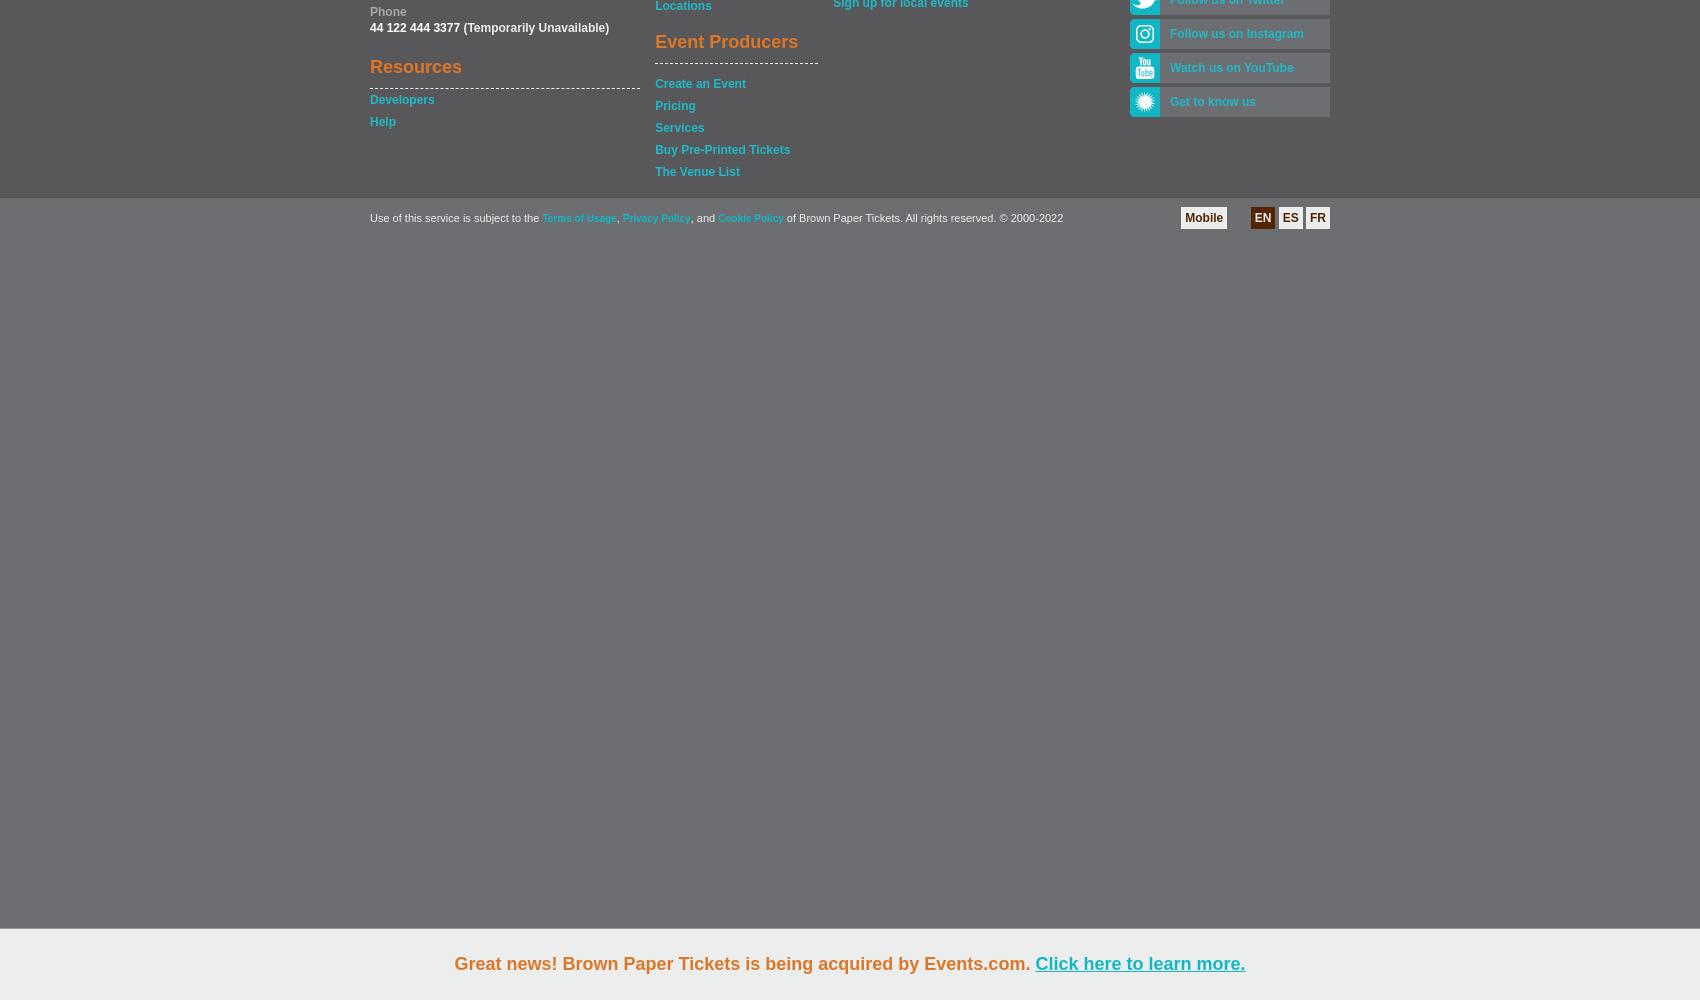 This screenshot has width=1700, height=1000. What do you see at coordinates (744, 963) in the screenshot?
I see `'Great news! Brown Paper Tickets is being acquired by Events.com.'` at bounding box center [744, 963].